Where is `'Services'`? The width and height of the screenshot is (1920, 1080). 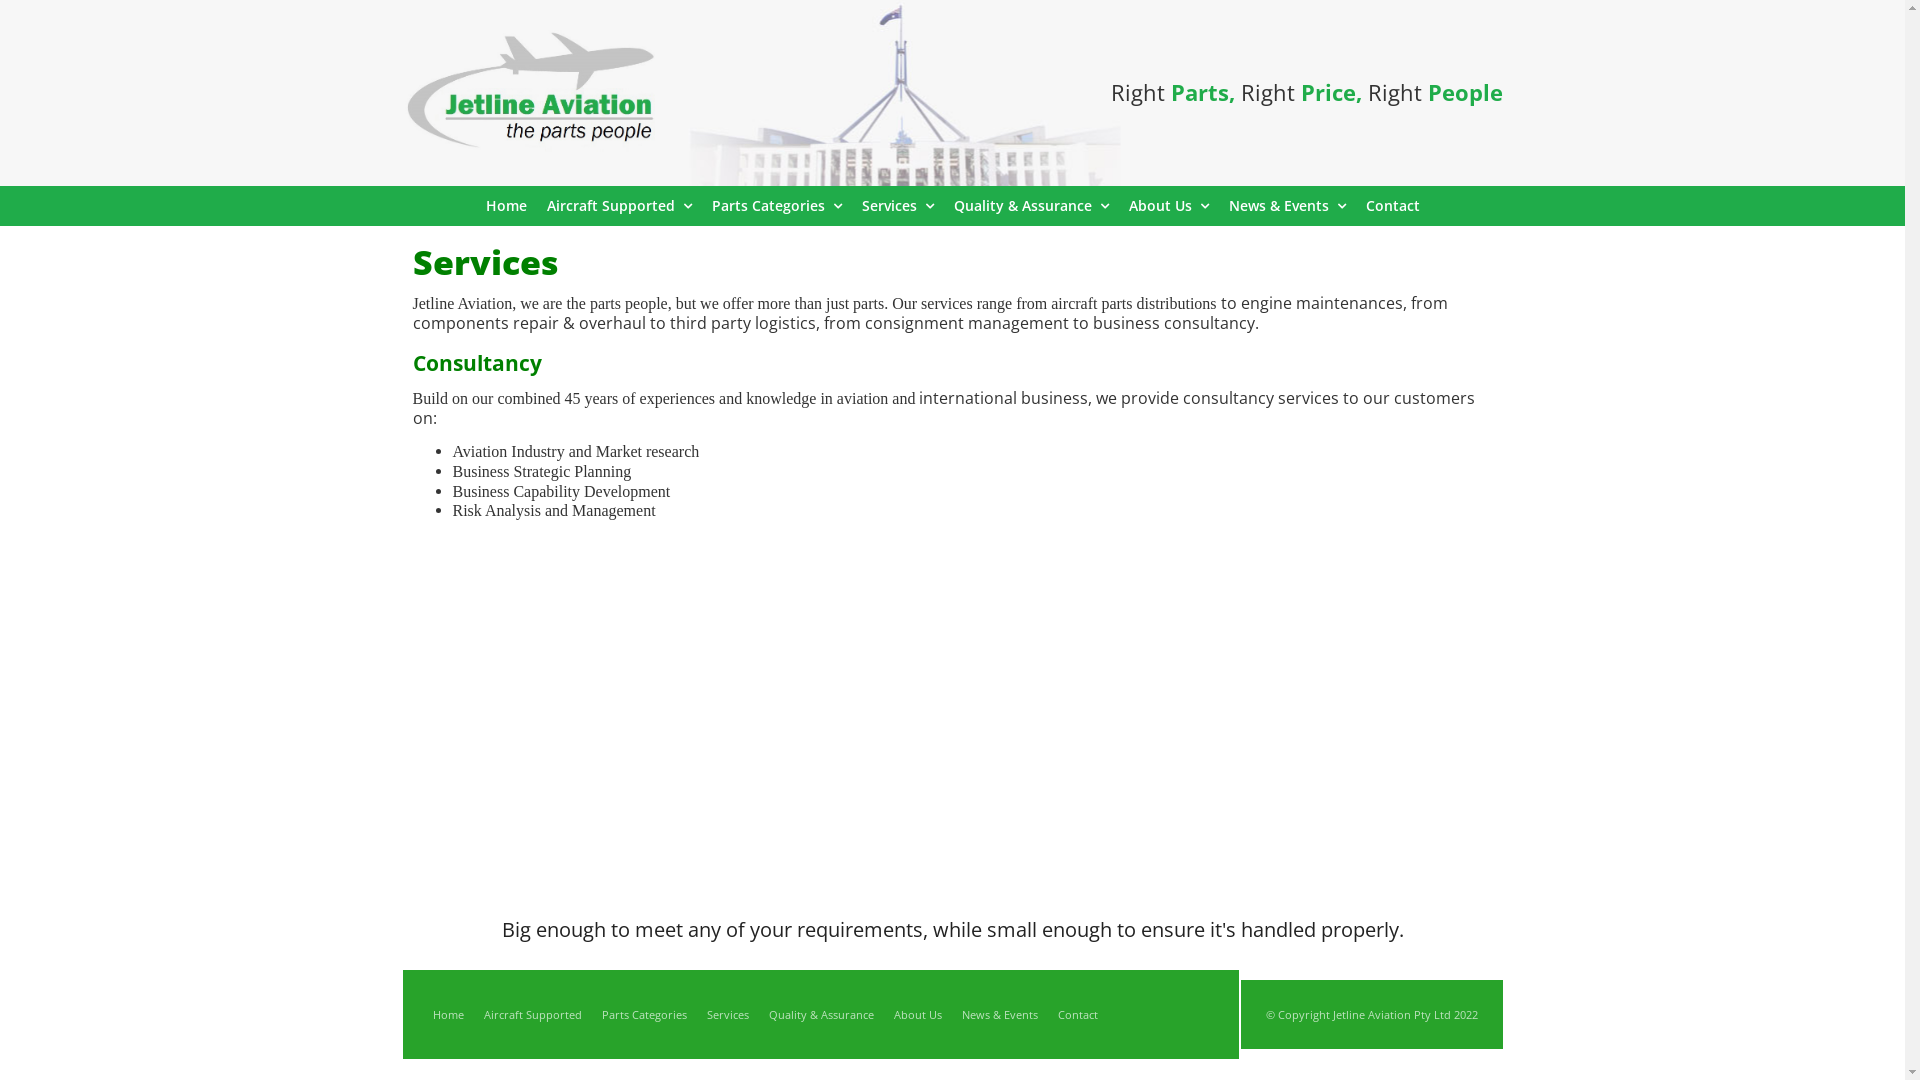
'Services' is located at coordinates (896, 205).